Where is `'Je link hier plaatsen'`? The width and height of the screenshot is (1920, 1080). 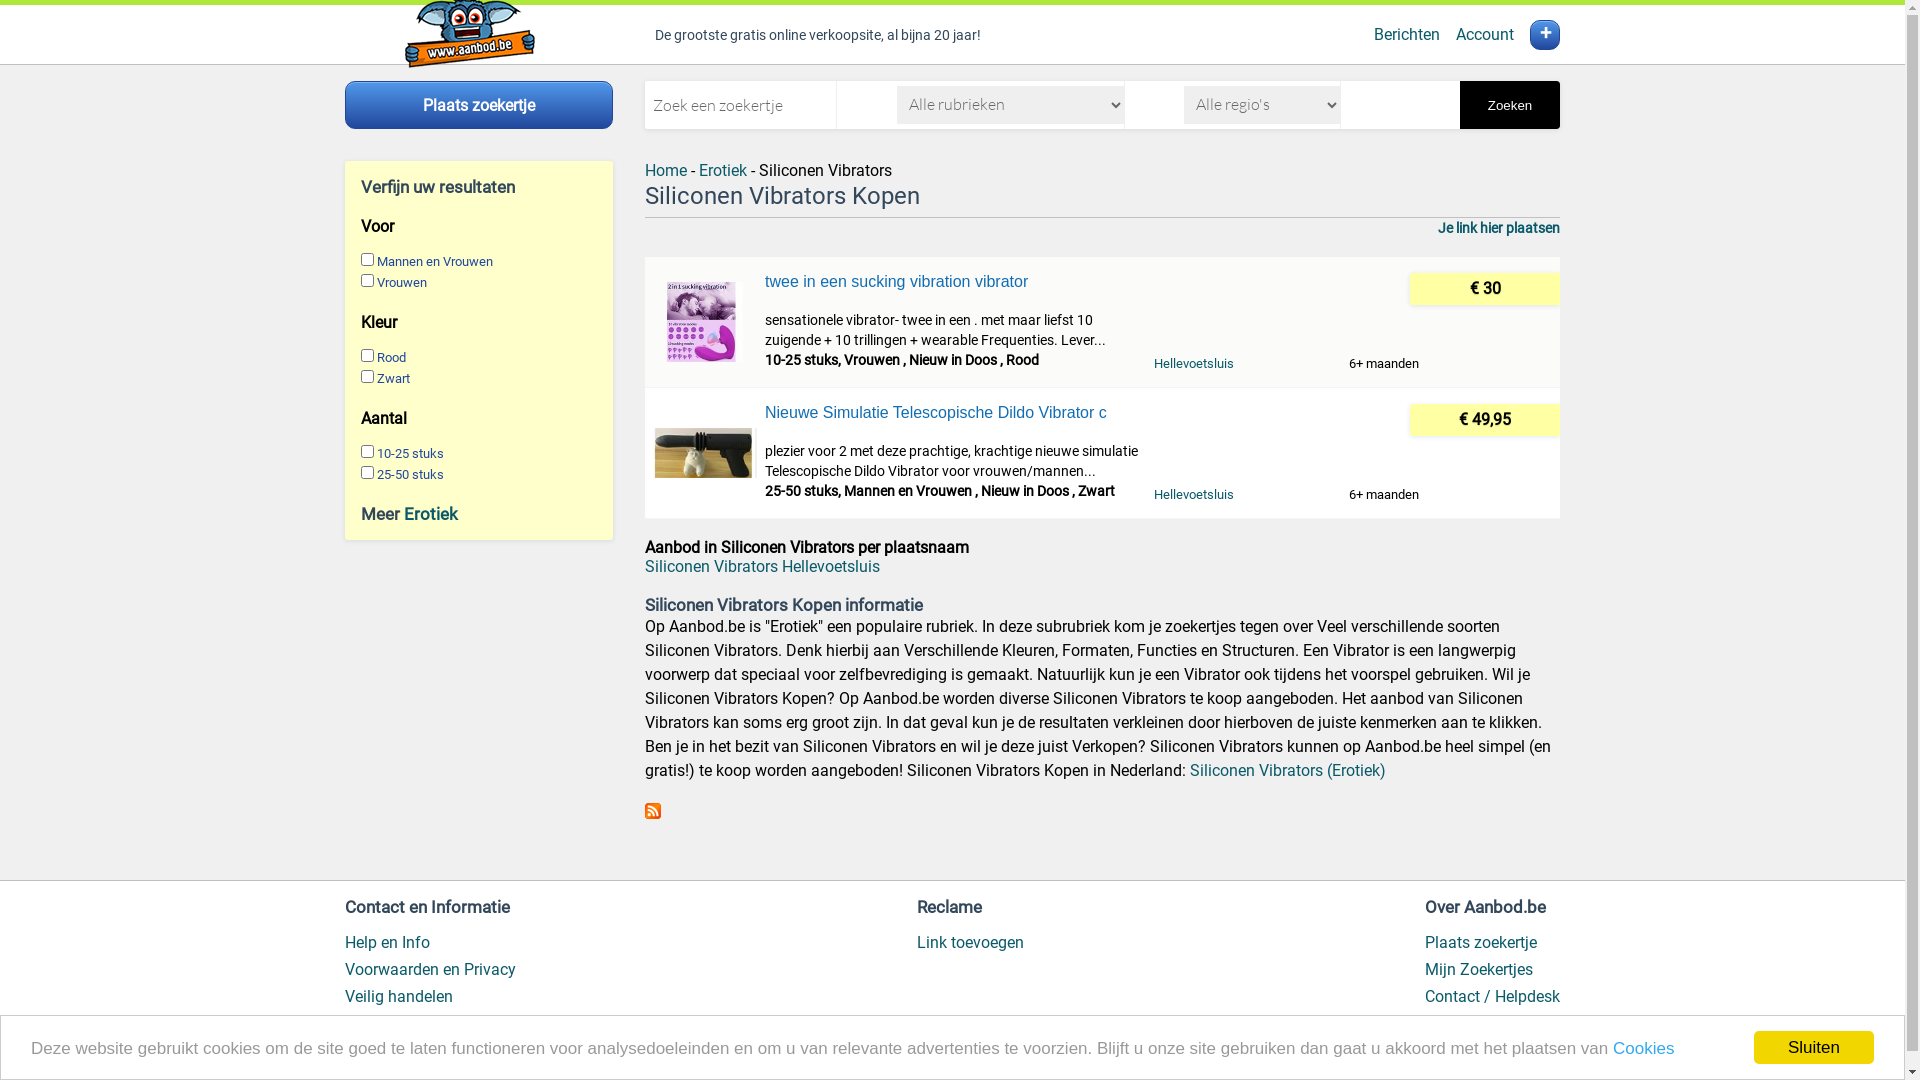 'Je link hier plaatsen' is located at coordinates (1437, 226).